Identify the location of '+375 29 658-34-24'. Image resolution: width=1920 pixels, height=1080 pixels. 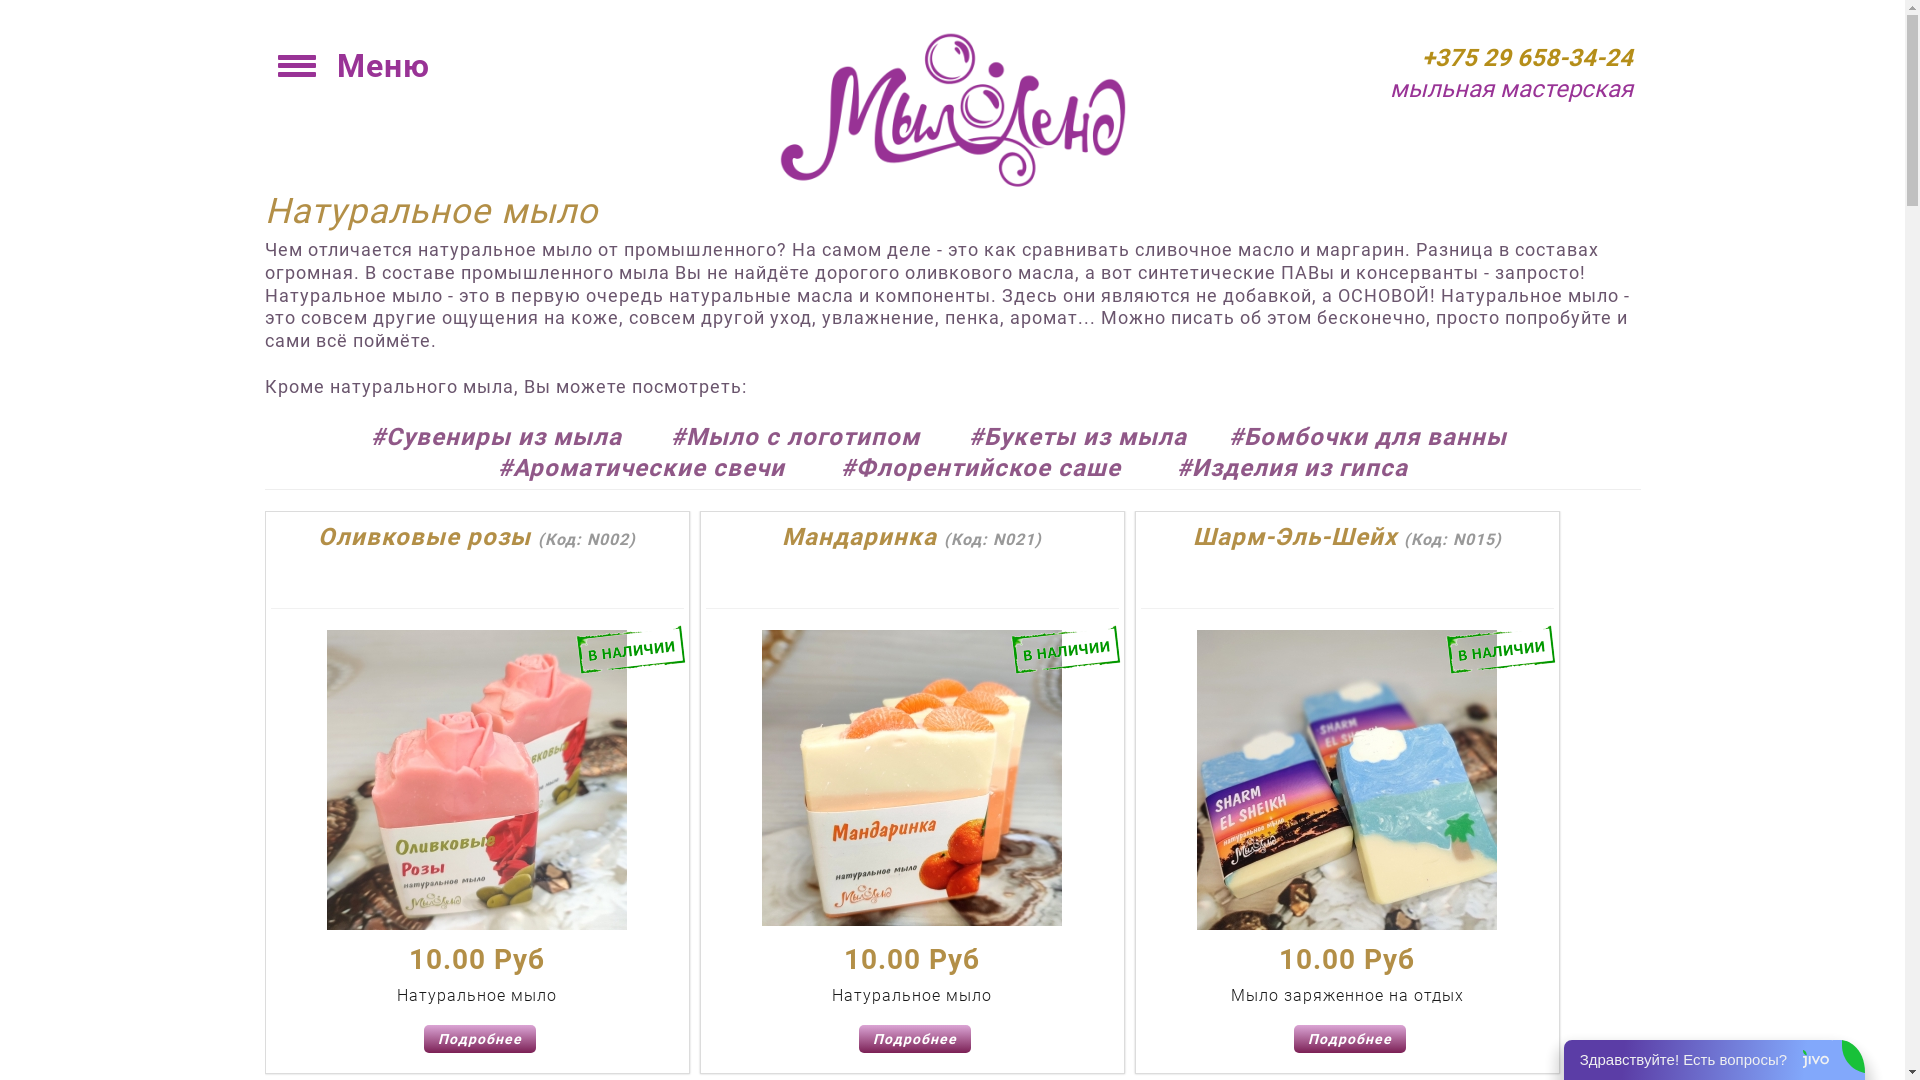
(1526, 56).